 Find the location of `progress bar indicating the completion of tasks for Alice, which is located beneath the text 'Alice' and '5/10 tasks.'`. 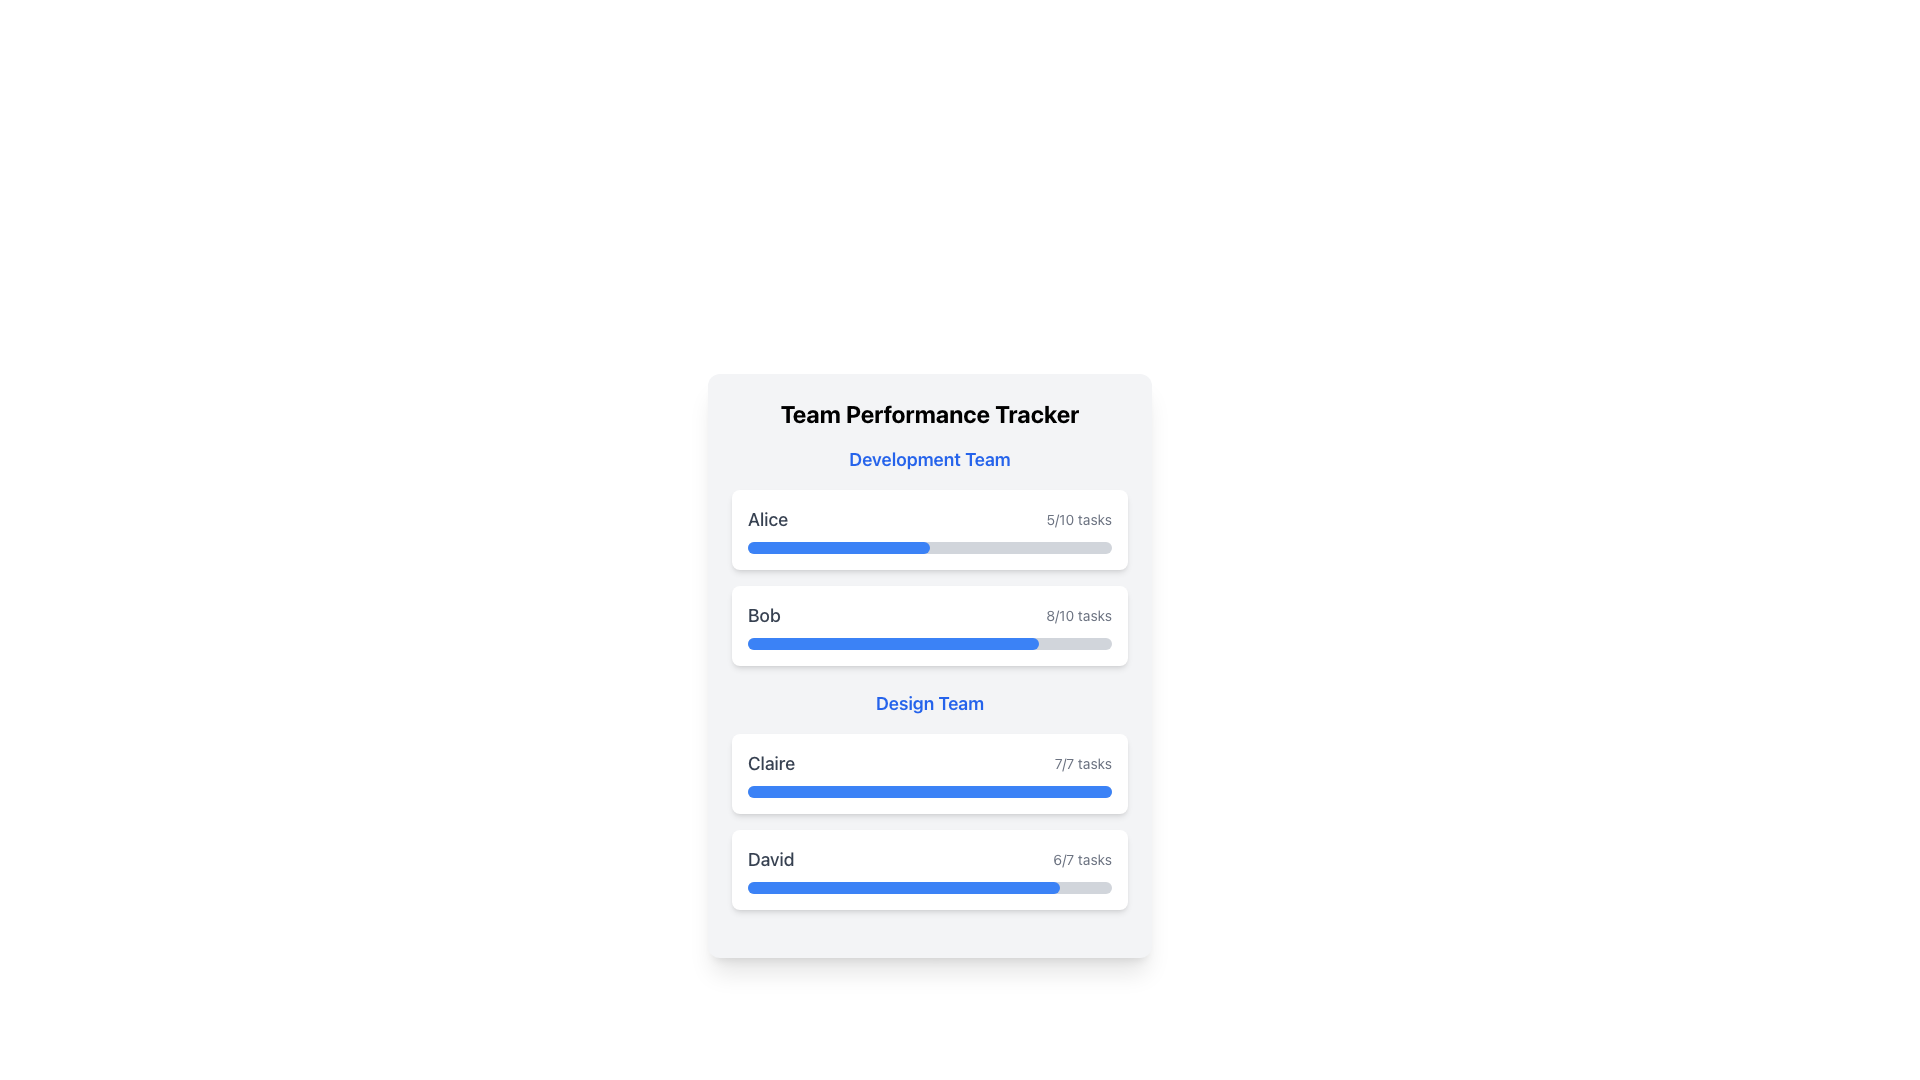

progress bar indicating the completion of tasks for Alice, which is located beneath the text 'Alice' and '5/10 tasks.' is located at coordinates (929, 547).